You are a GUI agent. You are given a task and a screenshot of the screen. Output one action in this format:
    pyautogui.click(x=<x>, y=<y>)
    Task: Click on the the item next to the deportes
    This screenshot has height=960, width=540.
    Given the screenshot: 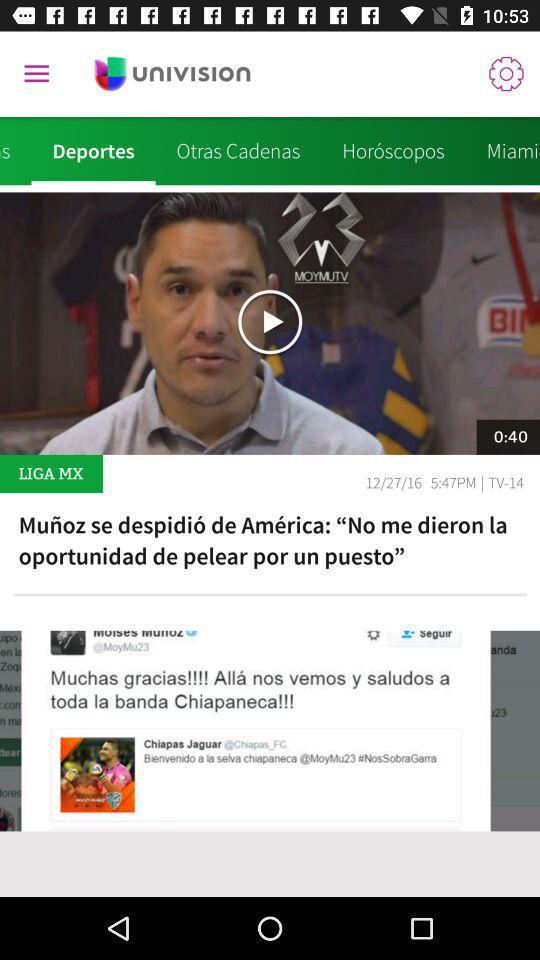 What is the action you would take?
    pyautogui.click(x=238, y=150)
    